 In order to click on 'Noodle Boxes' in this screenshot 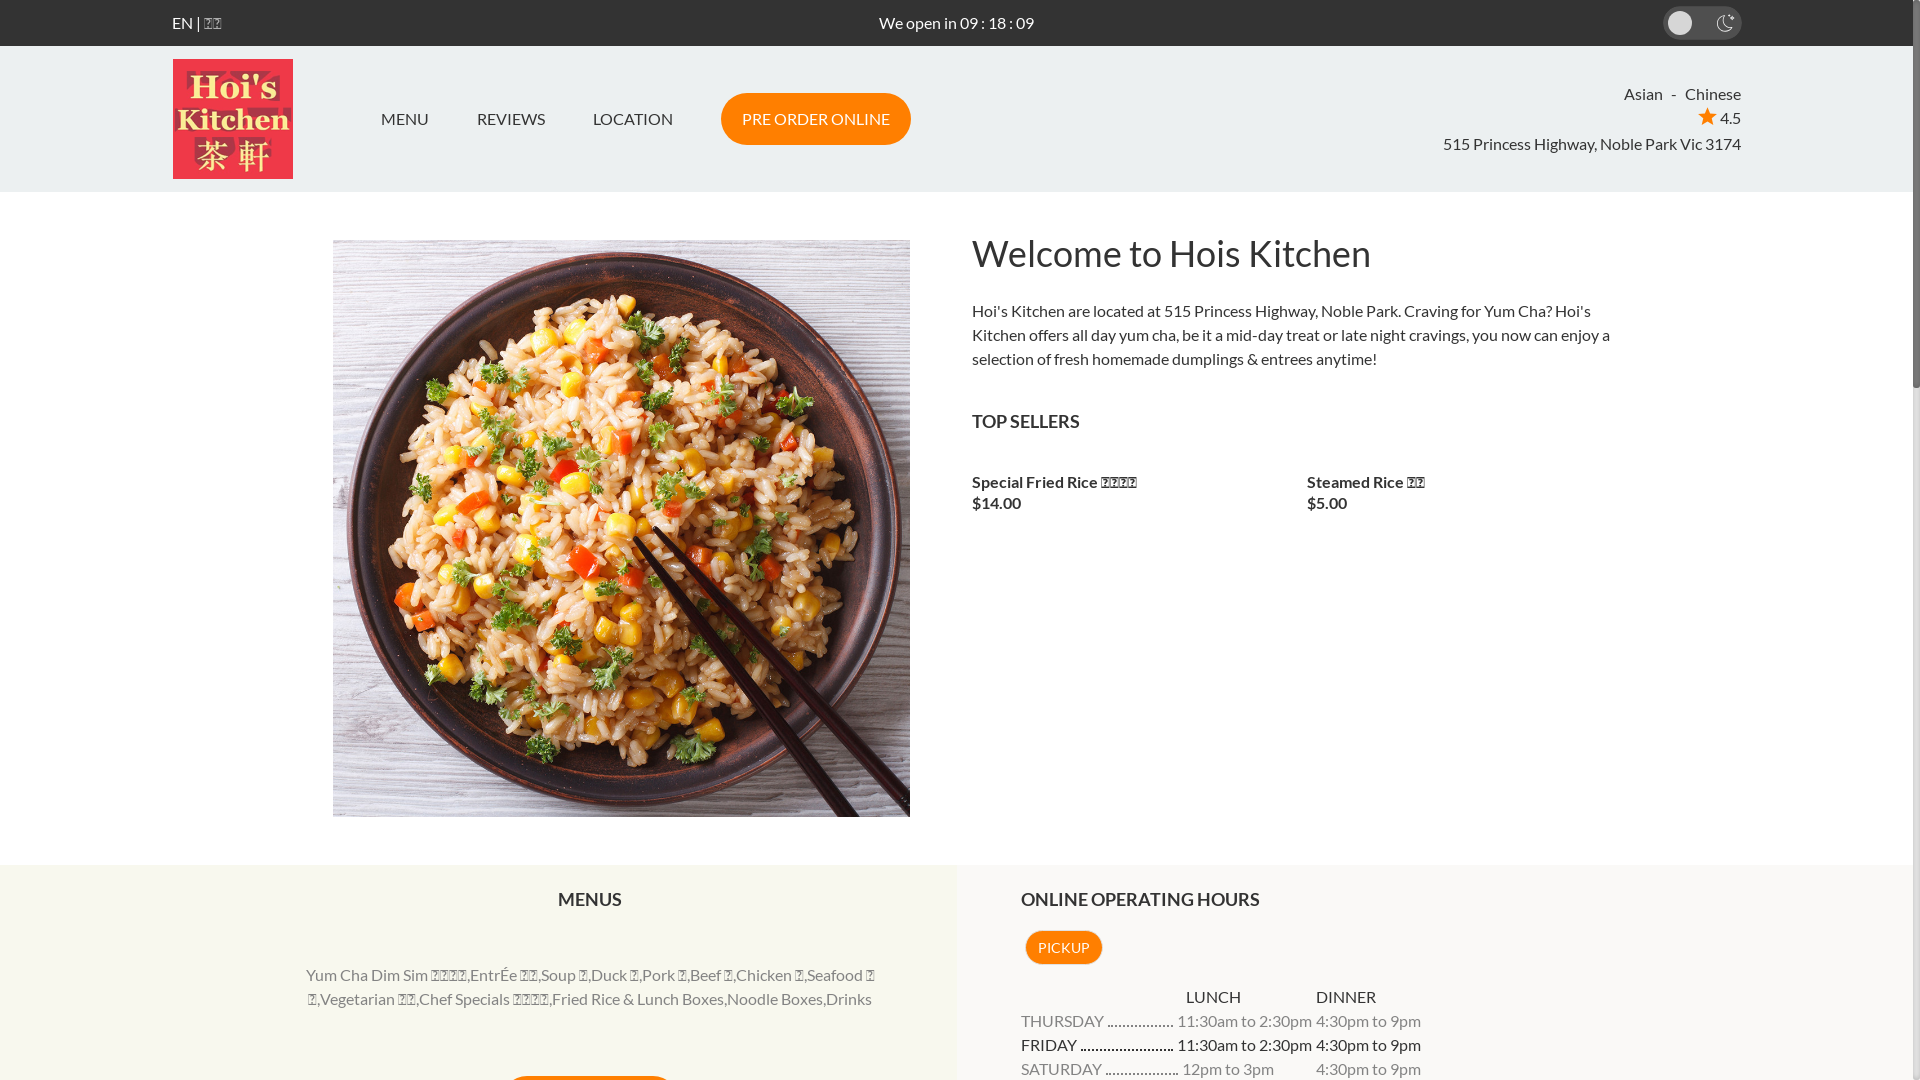, I will do `click(773, 998)`.